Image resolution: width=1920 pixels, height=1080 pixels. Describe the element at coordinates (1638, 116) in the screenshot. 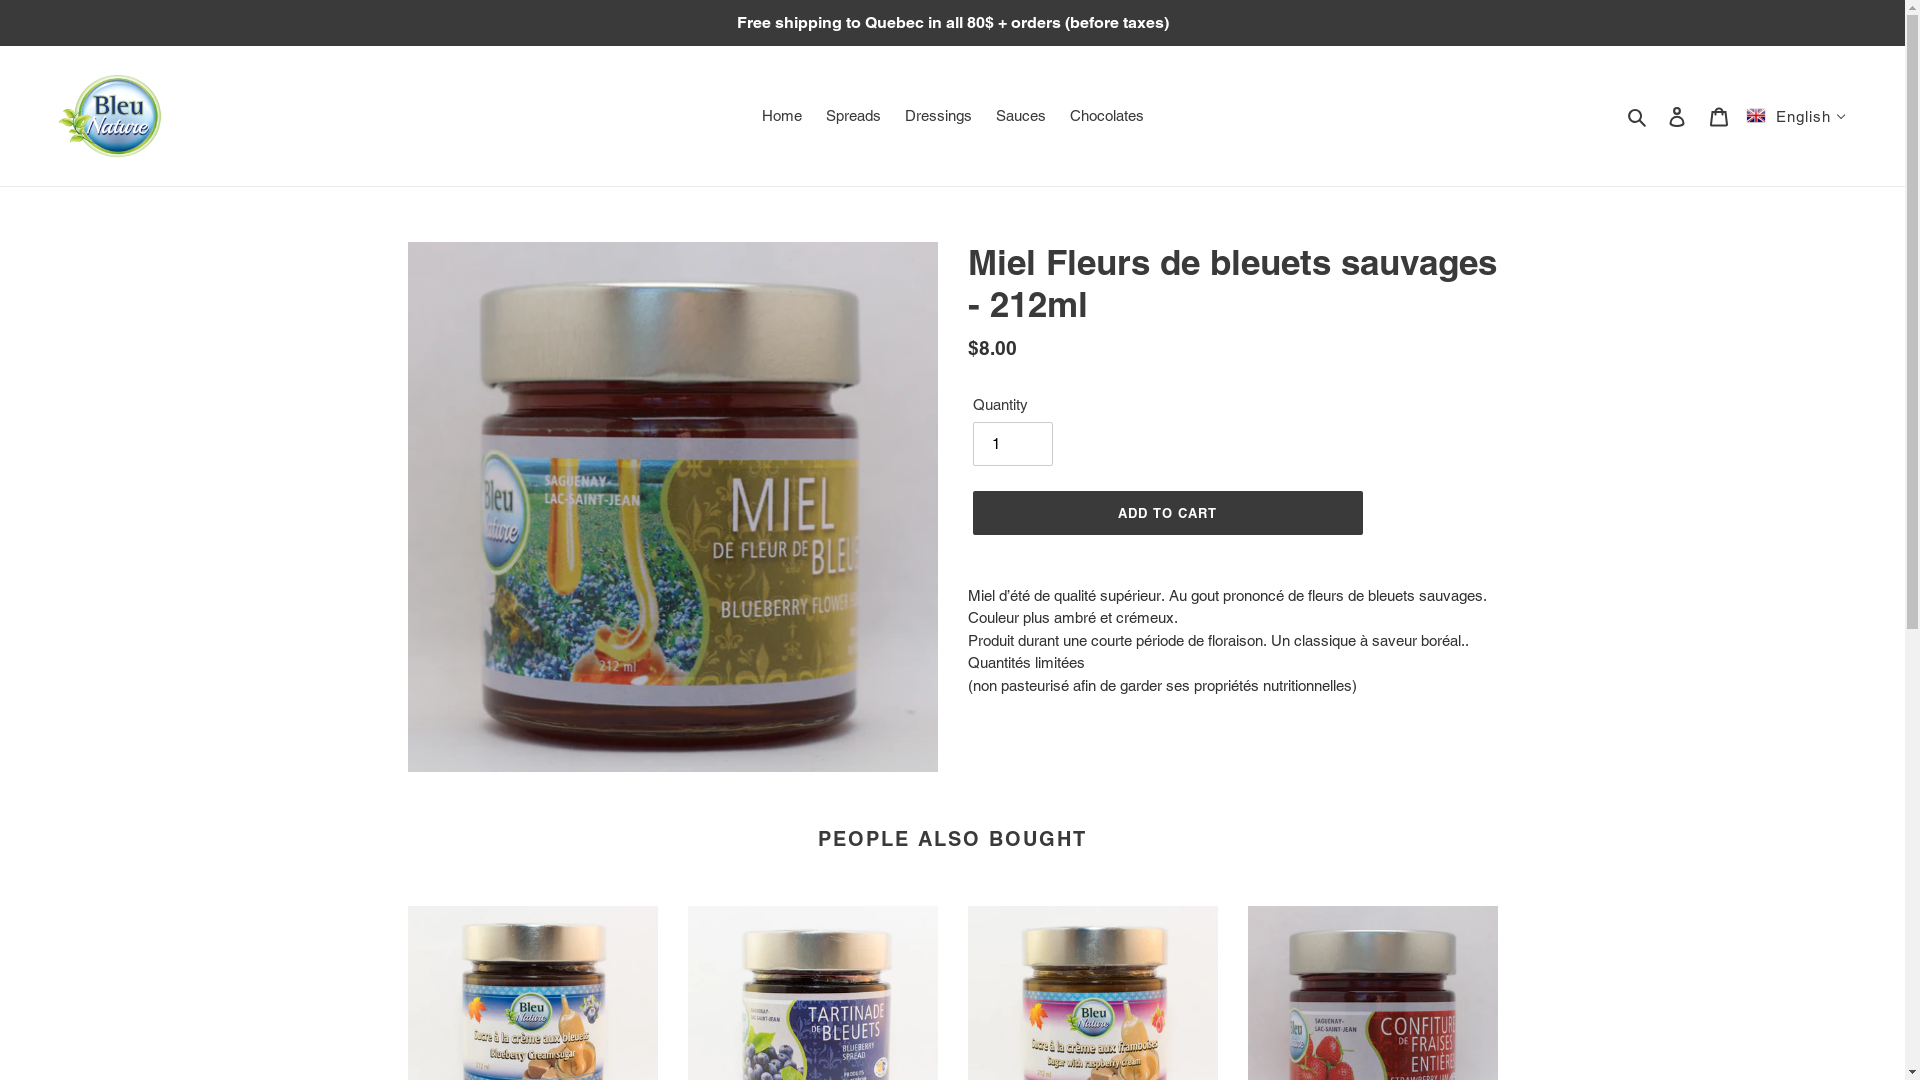

I see `'Search'` at that location.